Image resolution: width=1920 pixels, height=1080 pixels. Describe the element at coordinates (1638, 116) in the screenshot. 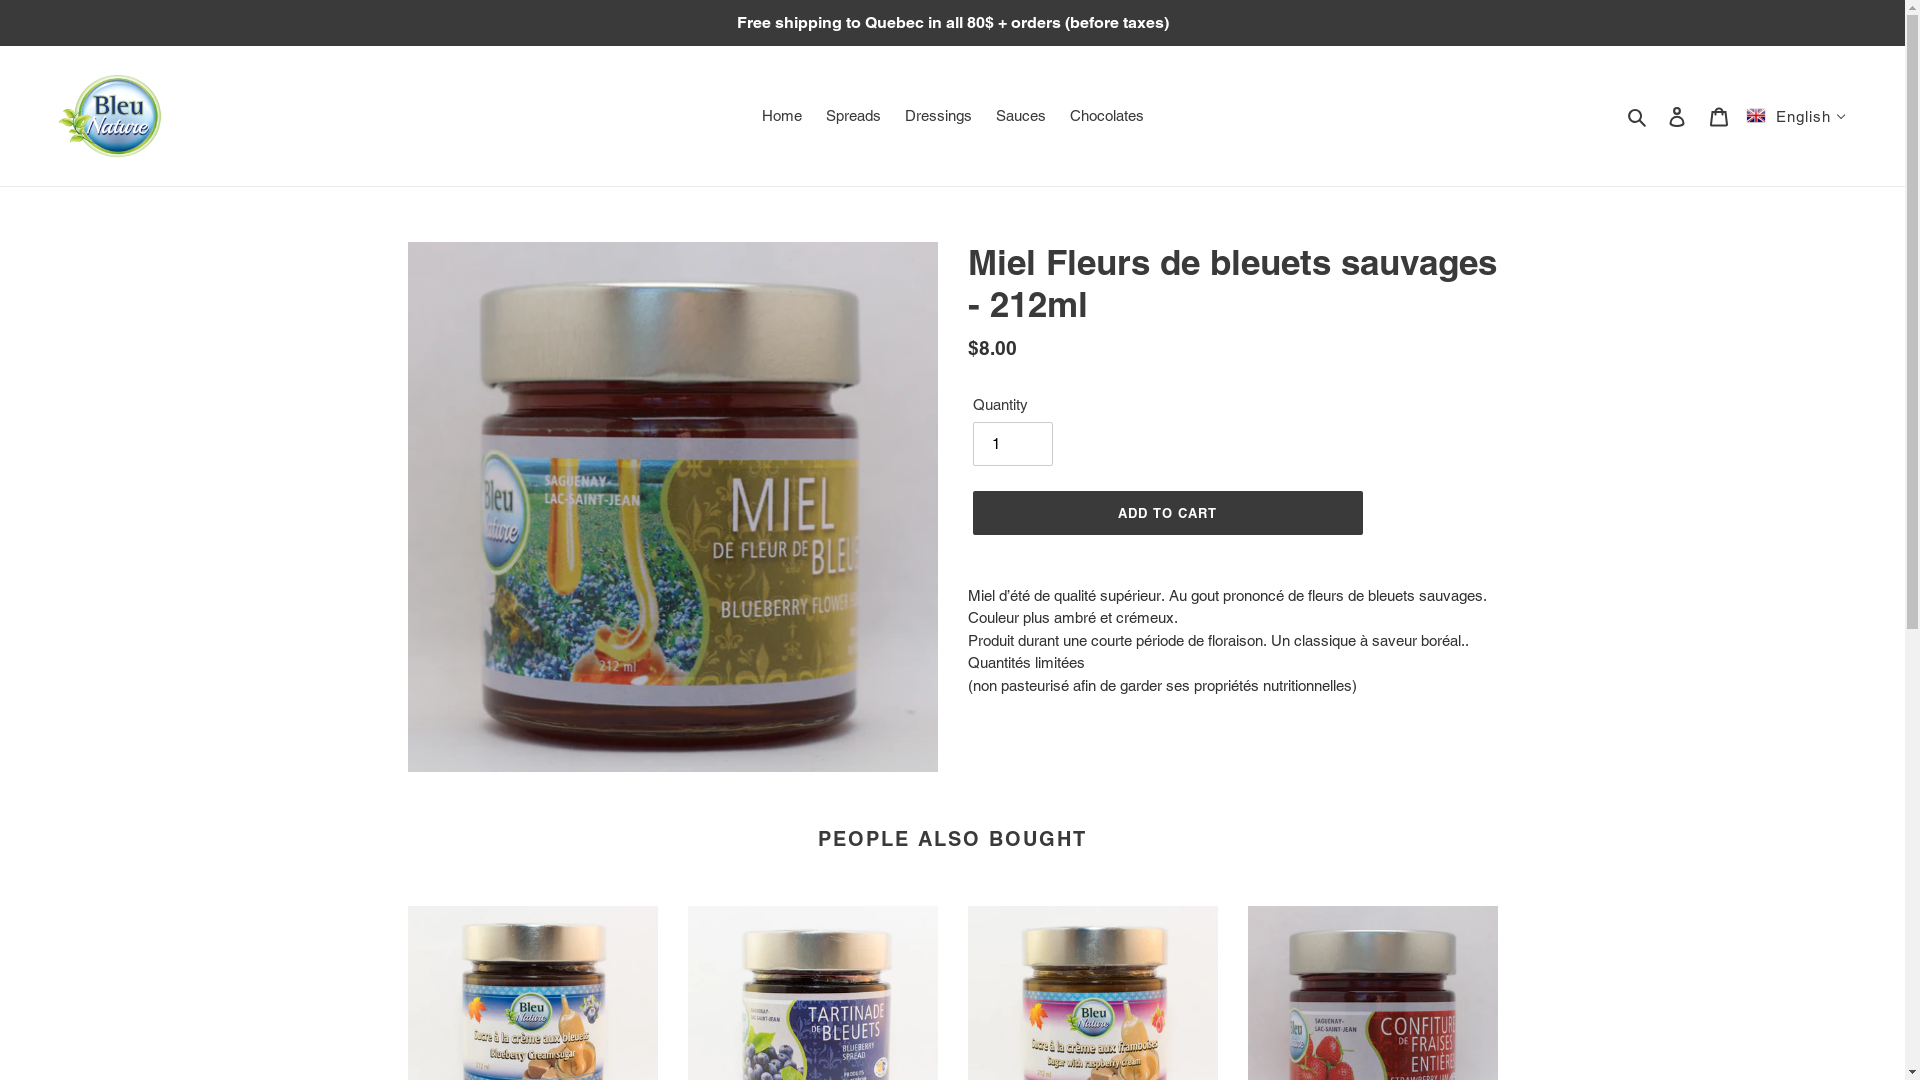

I see `'Search'` at that location.